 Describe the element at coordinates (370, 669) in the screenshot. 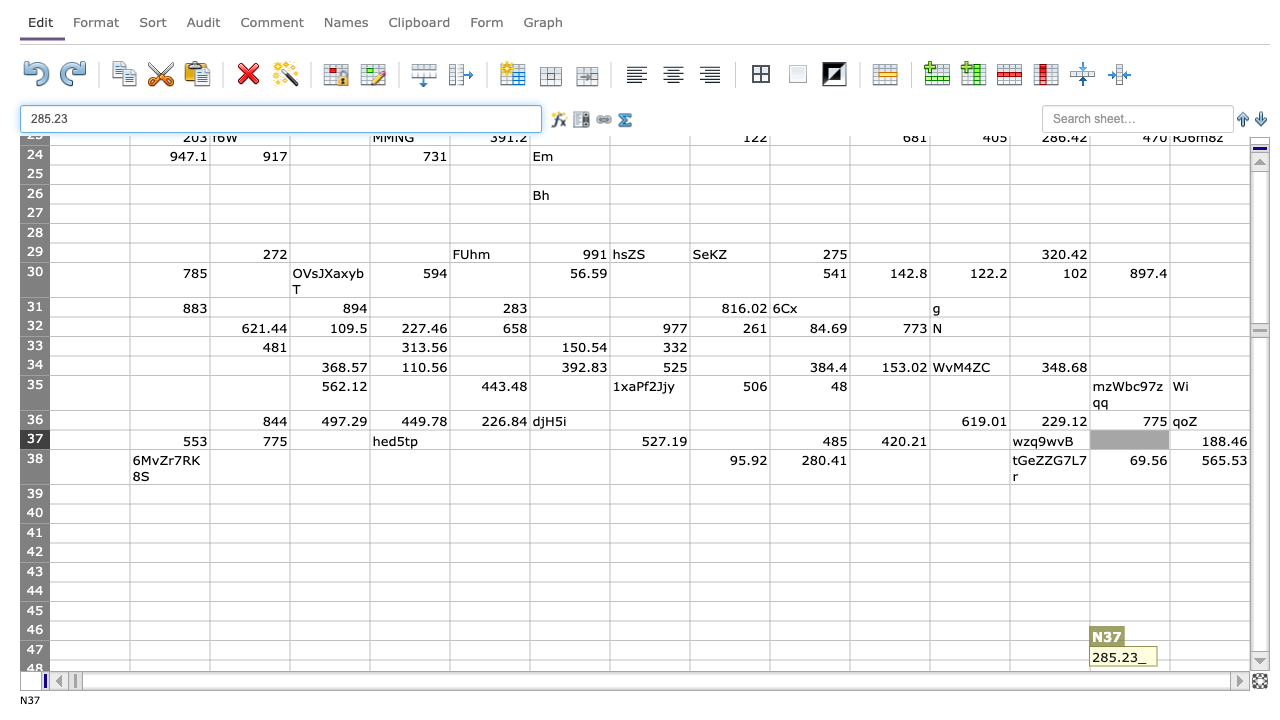

I see `Left side of cell E48` at that location.